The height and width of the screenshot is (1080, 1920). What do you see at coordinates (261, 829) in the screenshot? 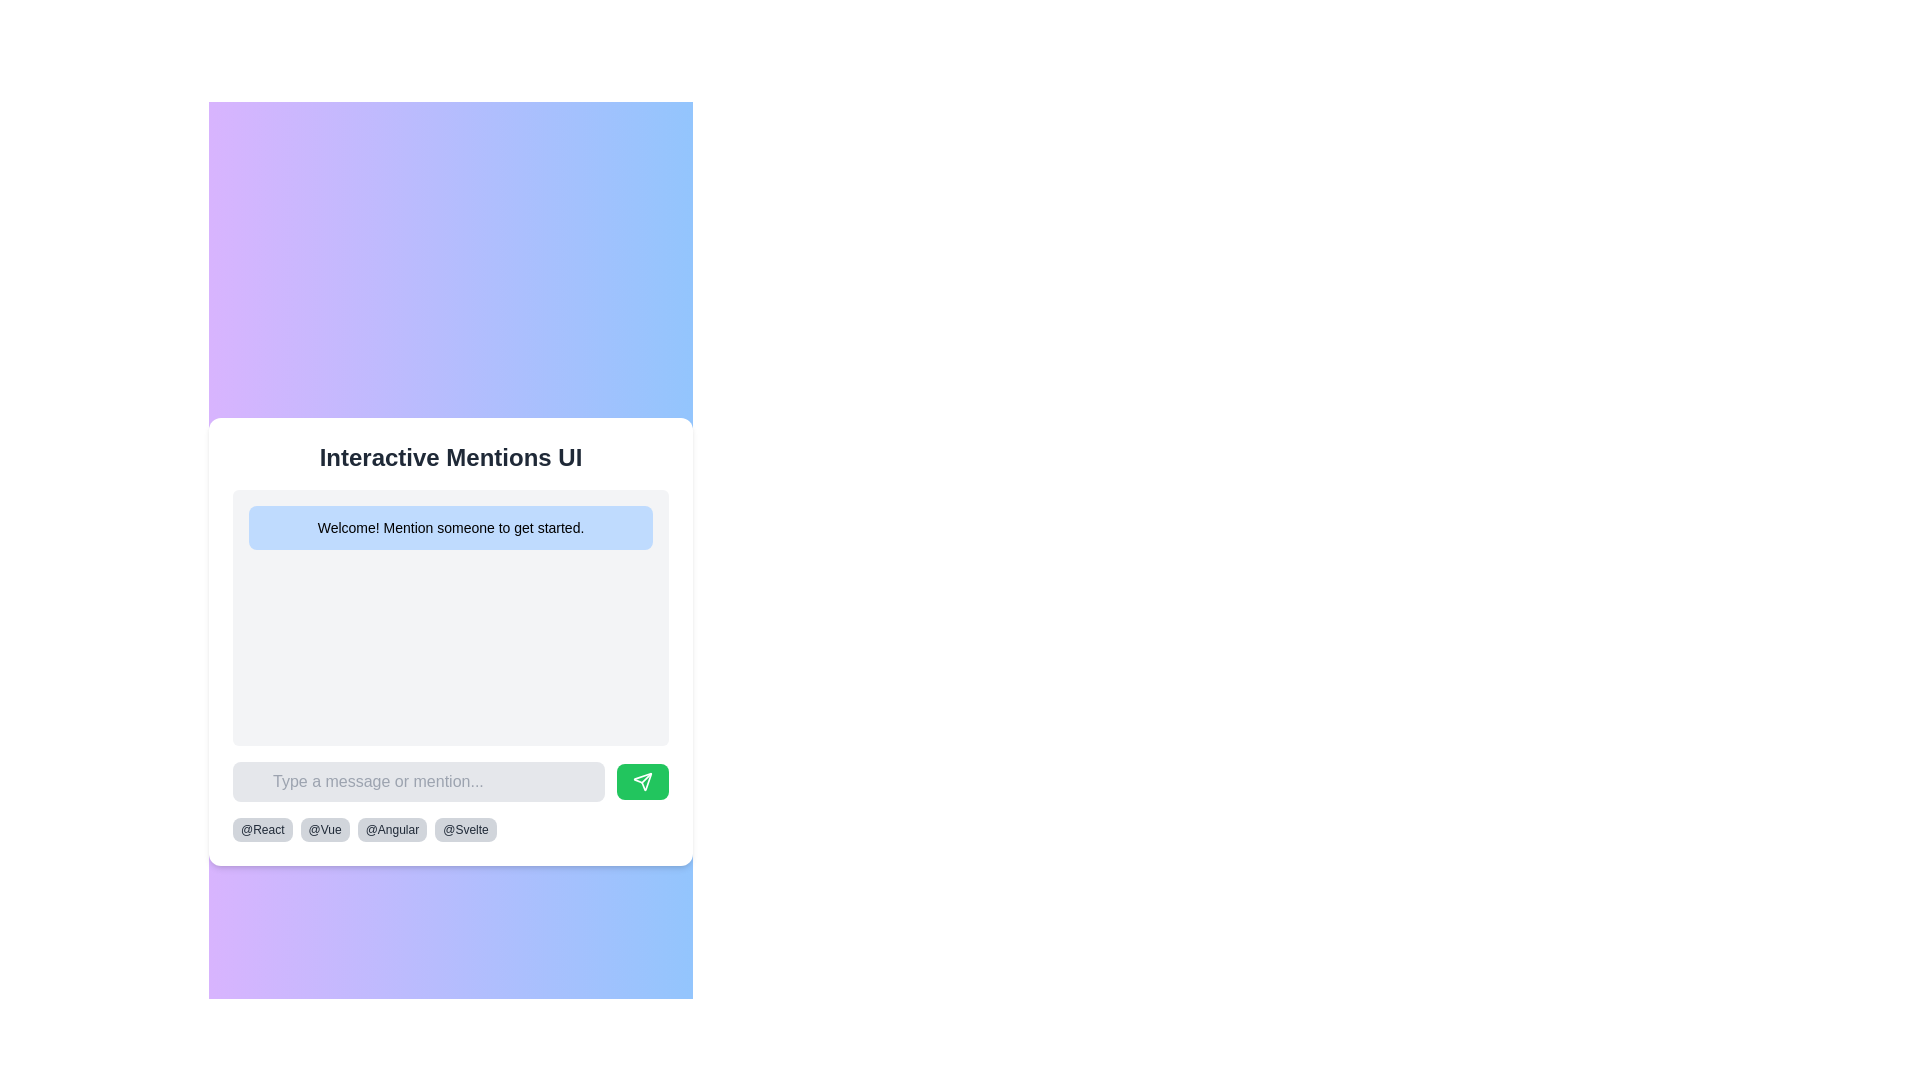
I see `the first label representing the 'React' framework` at bounding box center [261, 829].